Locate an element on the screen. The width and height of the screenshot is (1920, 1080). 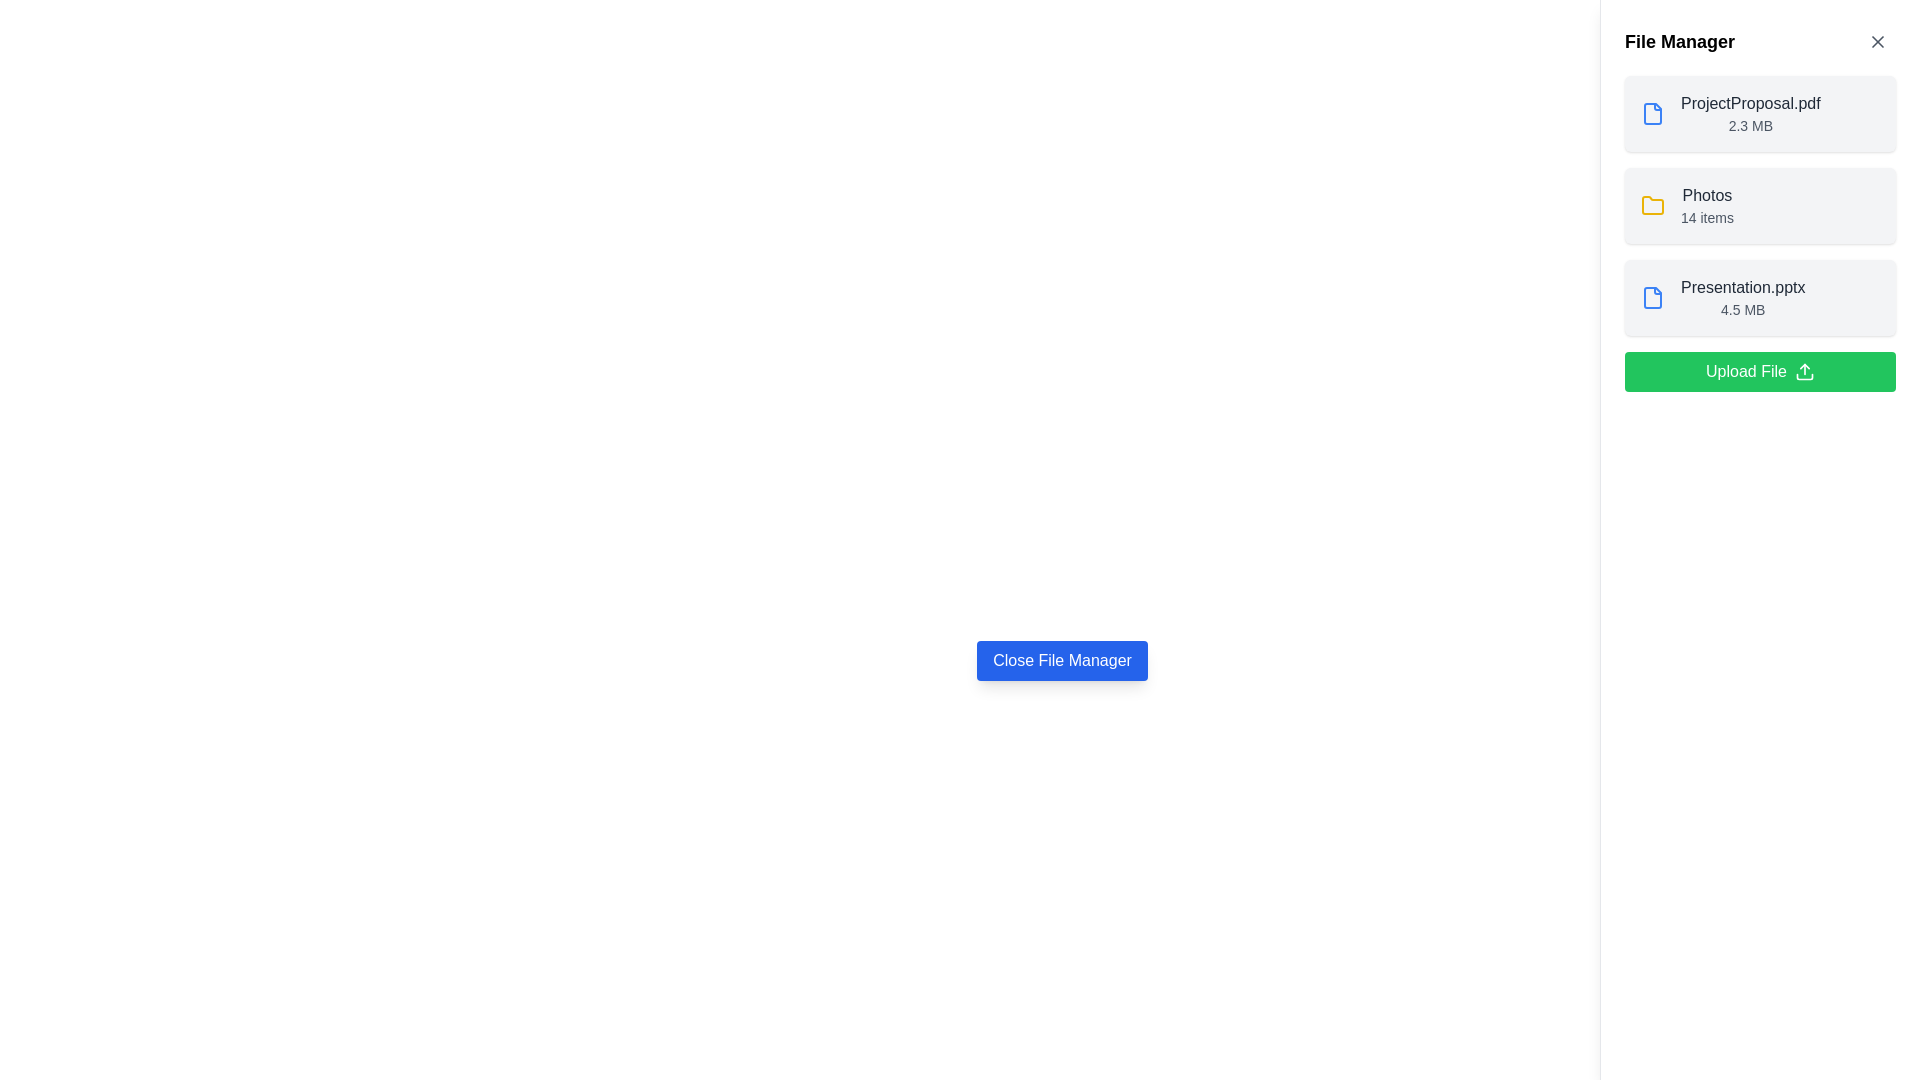
the 'Photos' folder item is located at coordinates (1686, 205).